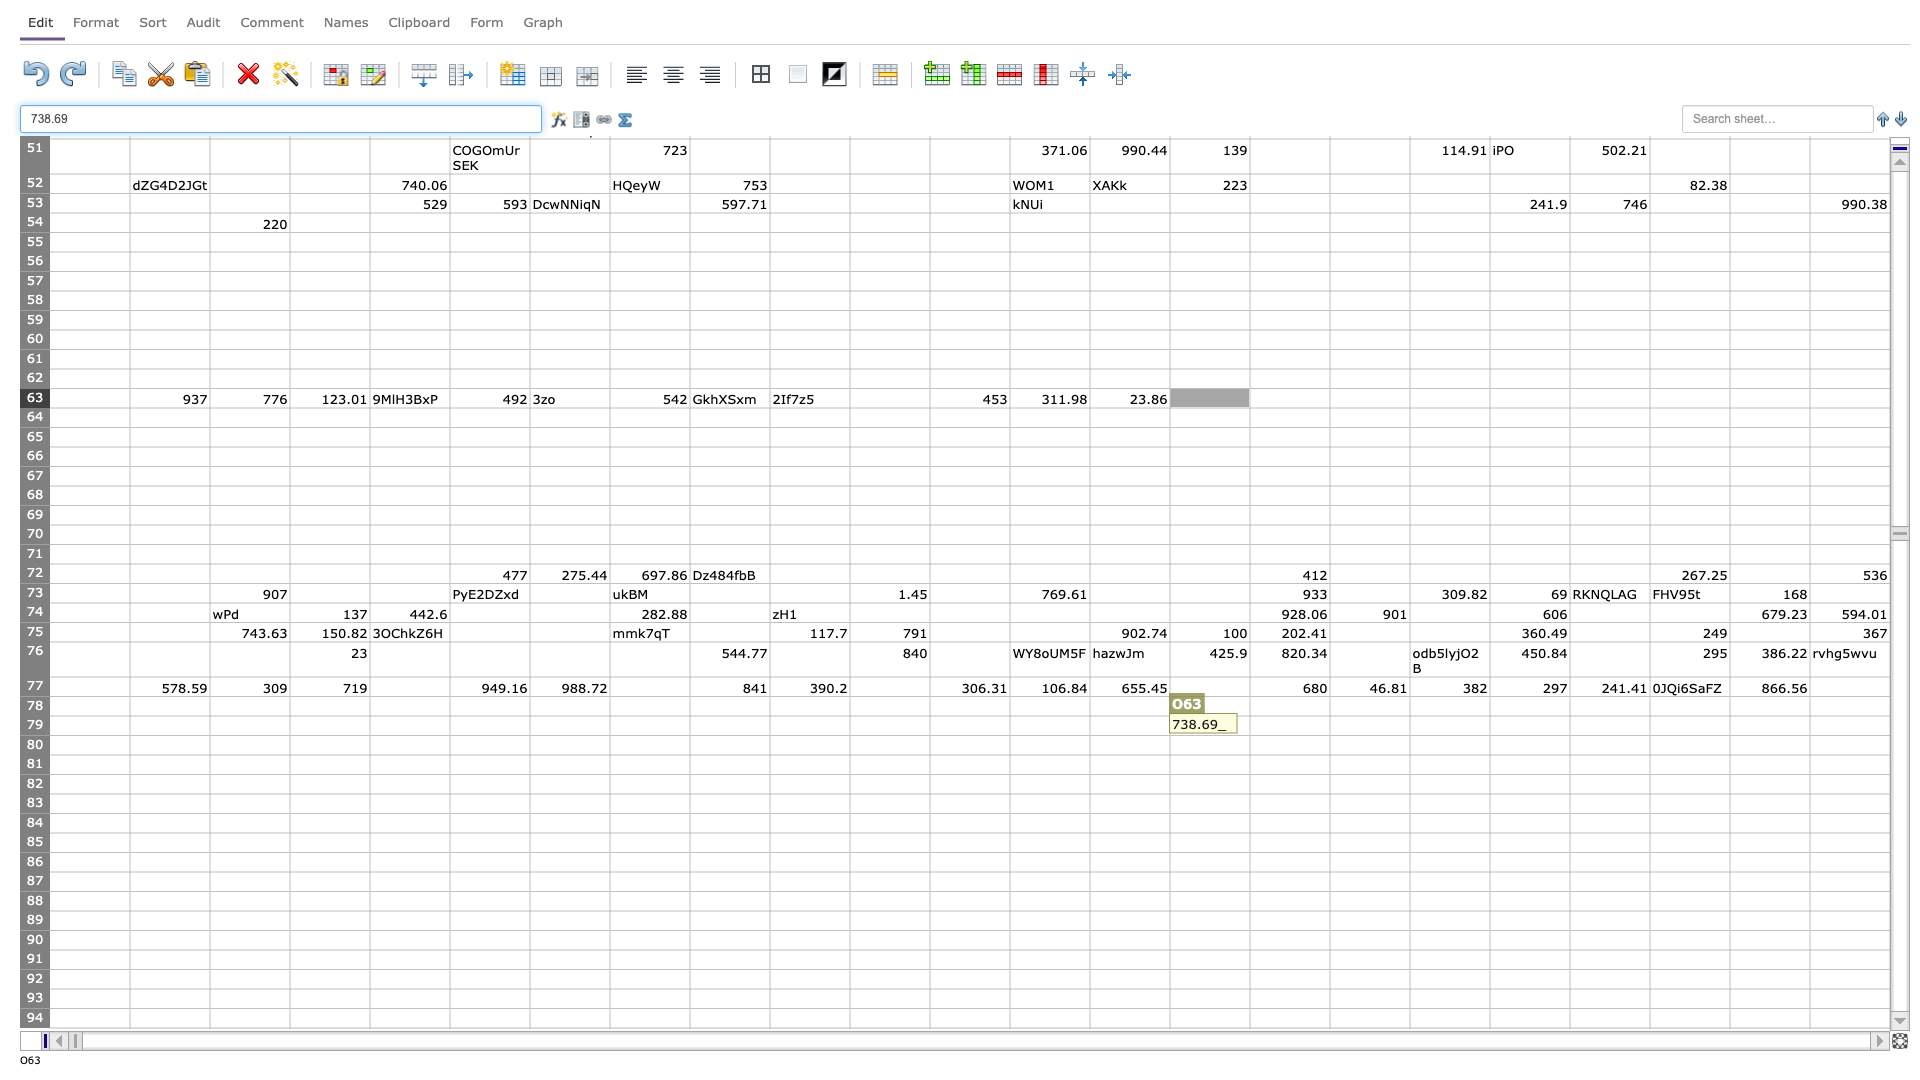 The image size is (1920, 1080). What do you see at coordinates (1248, 715) in the screenshot?
I see `Top left corner at position P79` at bounding box center [1248, 715].